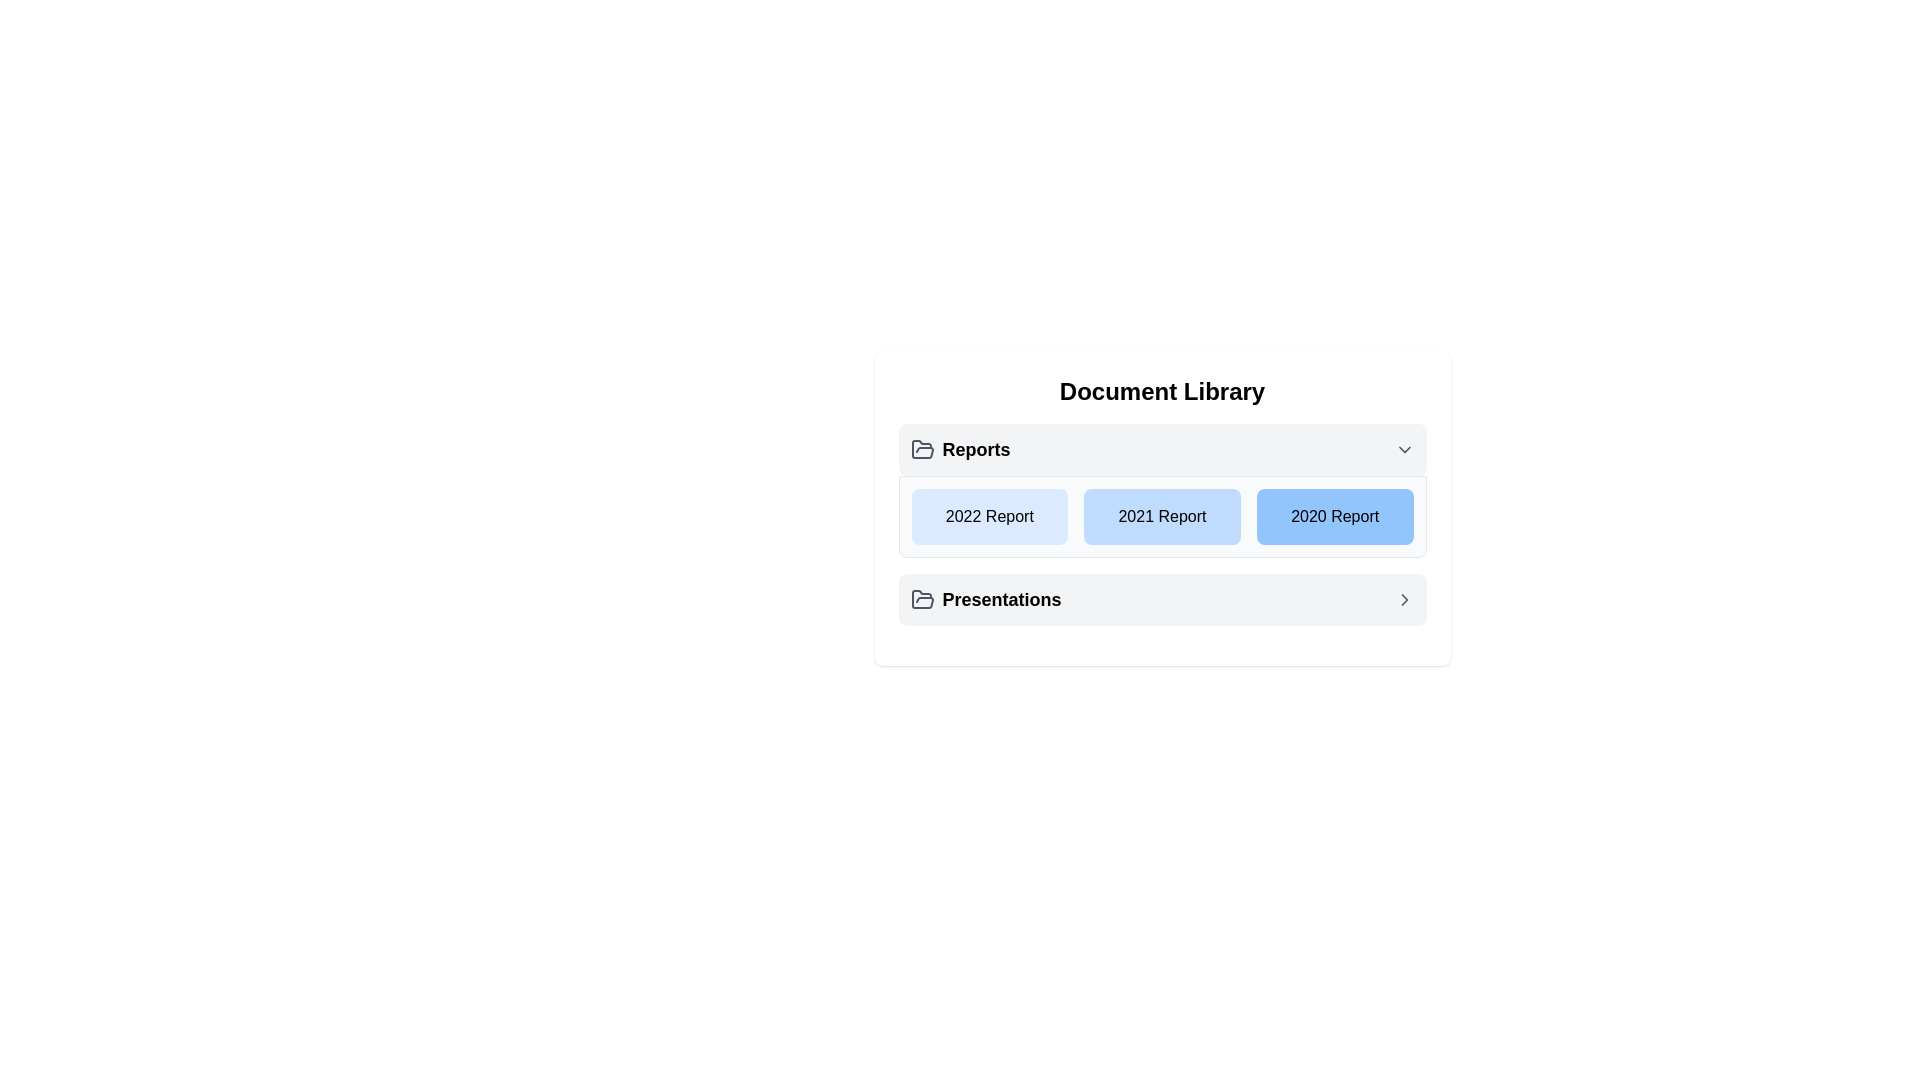 The height and width of the screenshot is (1080, 1920). I want to click on label of the Header Text labeled 'Document Library', which is styled in bold and located centrally at the top of its enclosing card, so click(1162, 392).